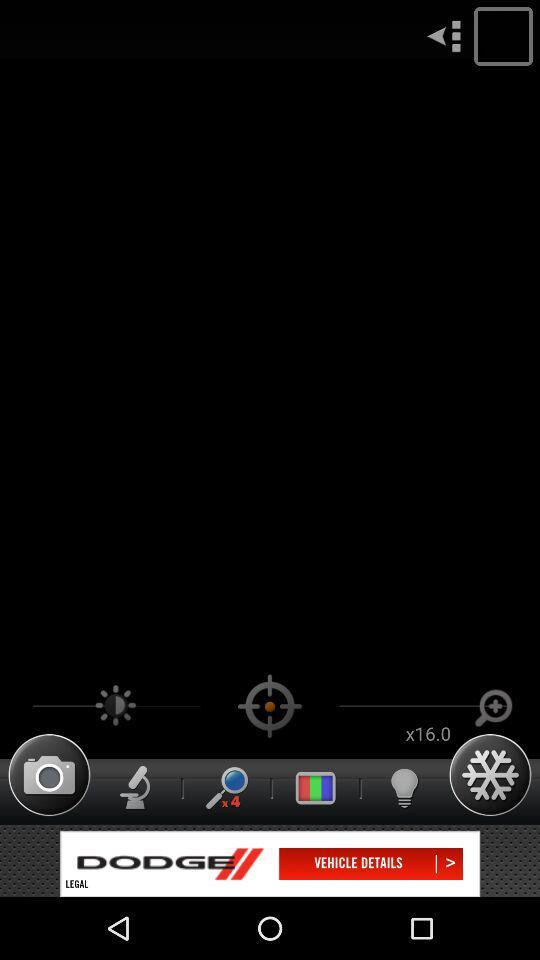  I want to click on the photo icon, so click(49, 829).